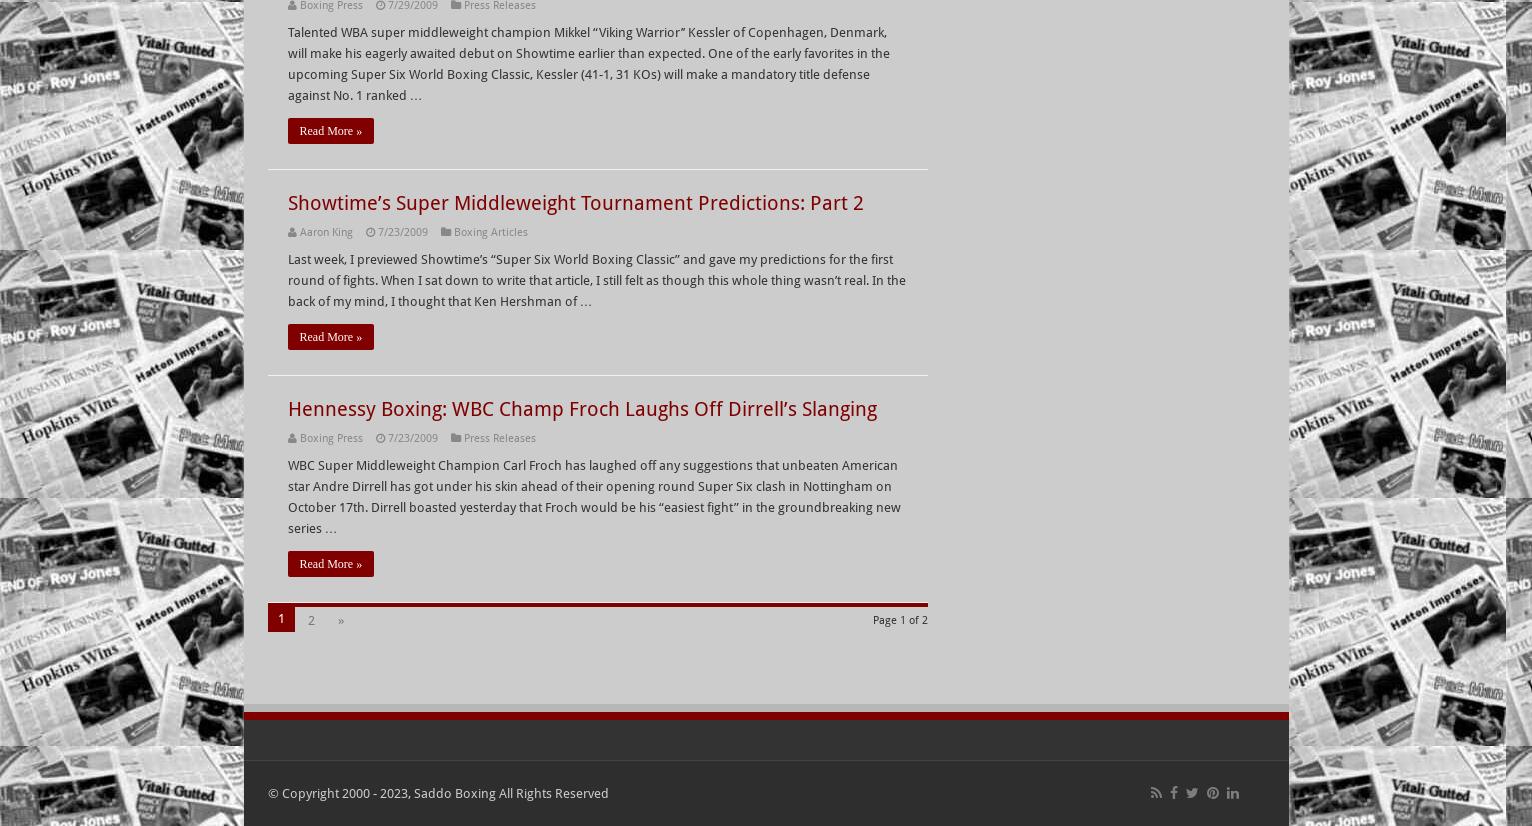 This screenshot has width=1532, height=826. What do you see at coordinates (437, 793) in the screenshot?
I see `'© Copyright 2000 - 2023, Saddo Boxing All Rights Reserved'` at bounding box center [437, 793].